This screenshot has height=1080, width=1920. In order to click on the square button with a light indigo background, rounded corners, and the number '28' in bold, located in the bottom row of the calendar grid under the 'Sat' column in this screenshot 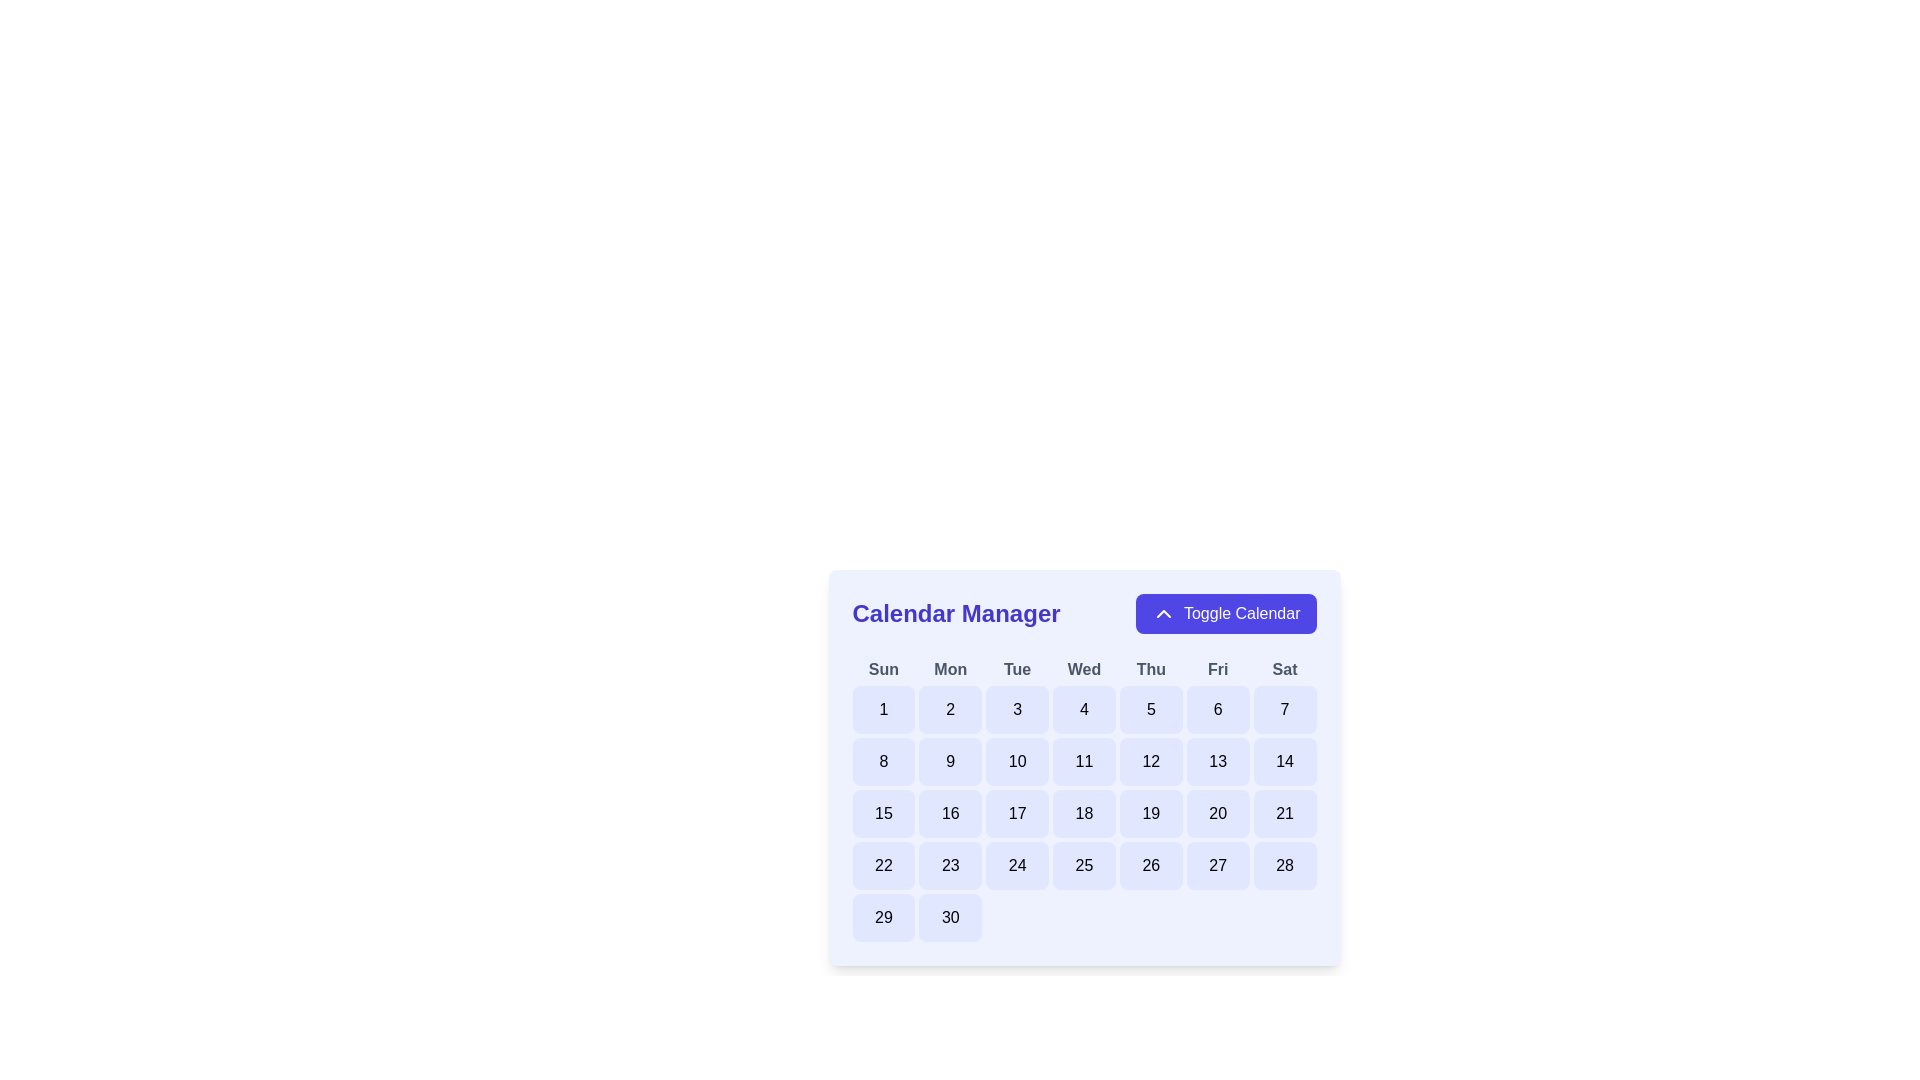, I will do `click(1285, 865)`.